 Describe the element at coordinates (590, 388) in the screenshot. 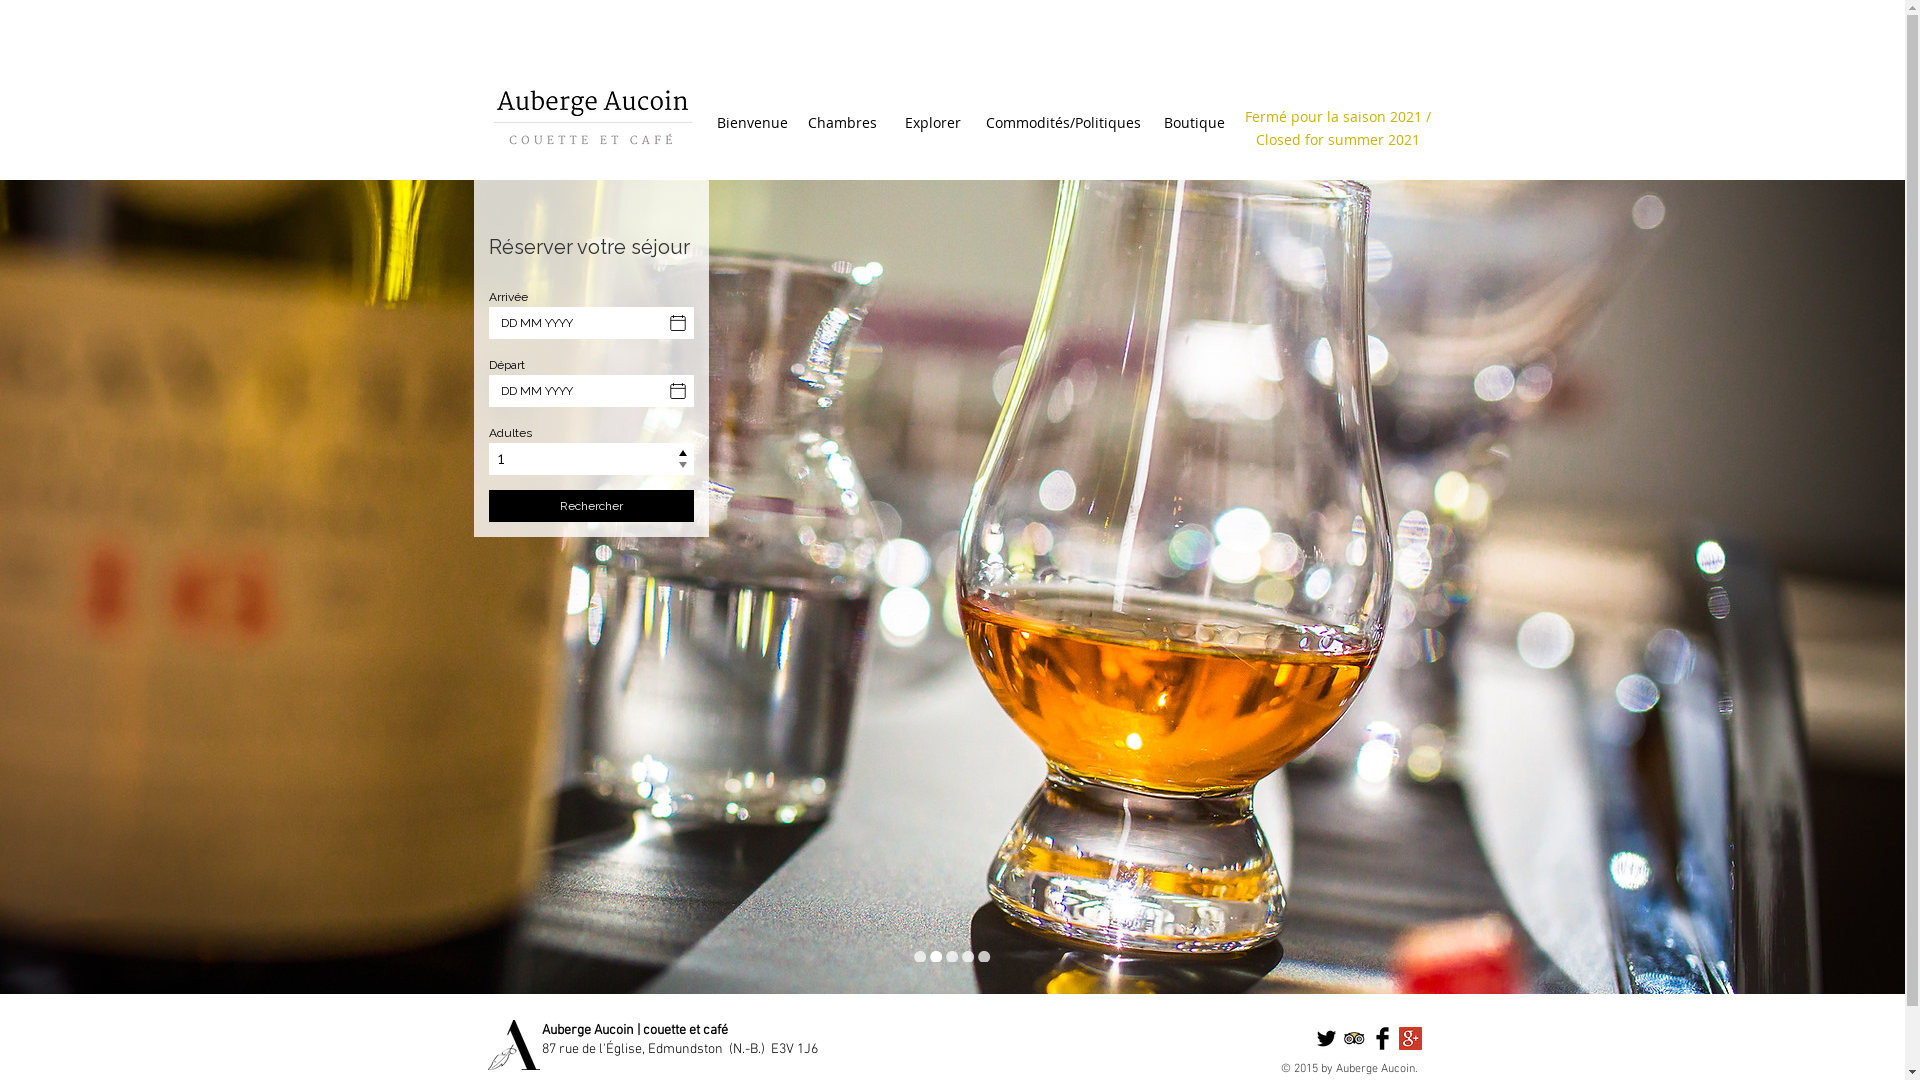

I see `'Wix Hotels'` at that location.